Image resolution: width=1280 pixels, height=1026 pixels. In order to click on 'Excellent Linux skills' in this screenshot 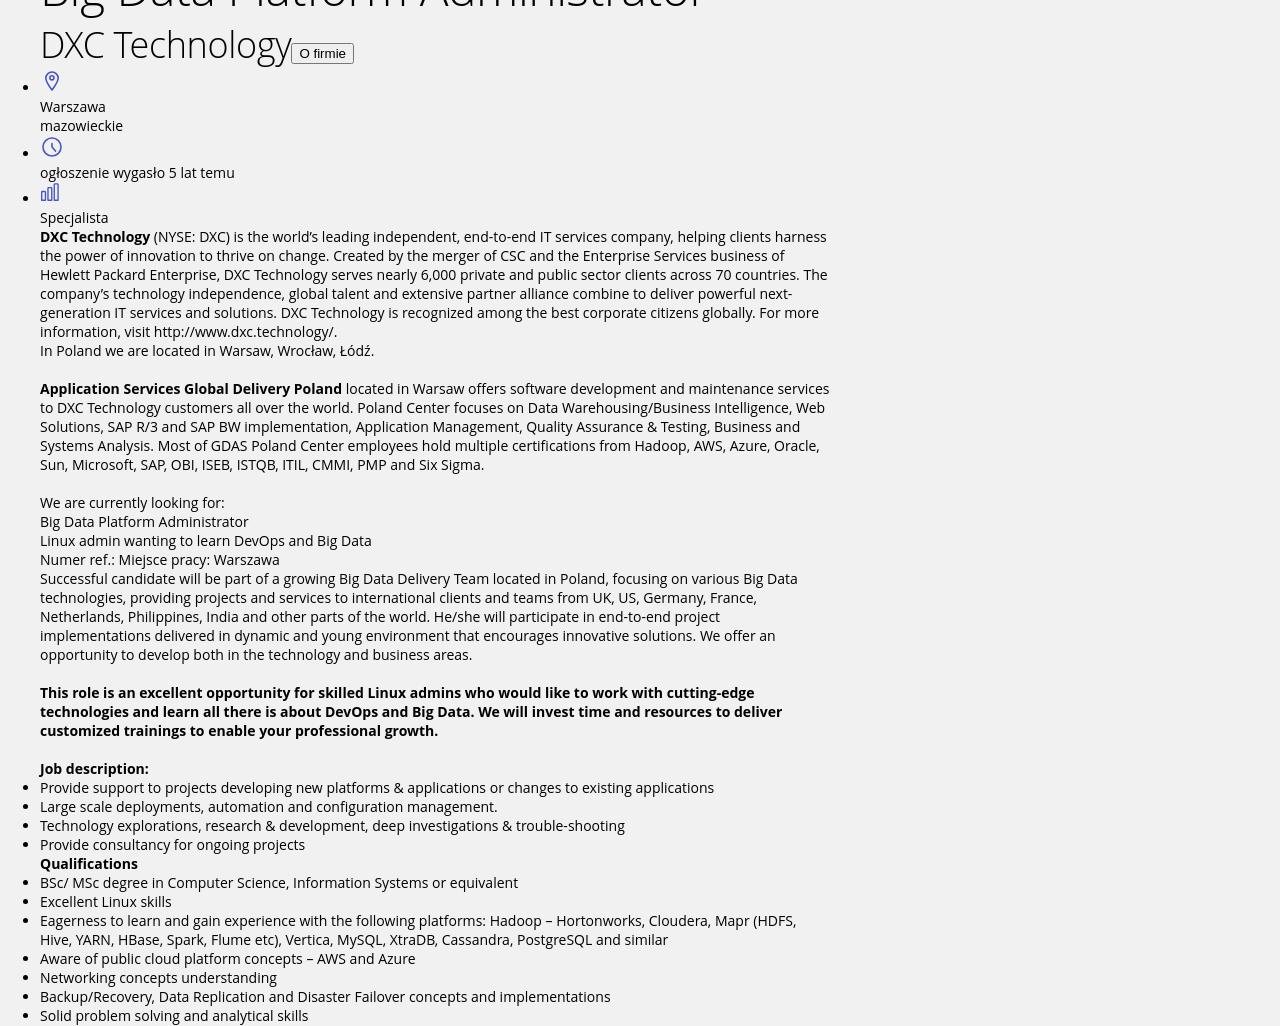, I will do `click(104, 900)`.